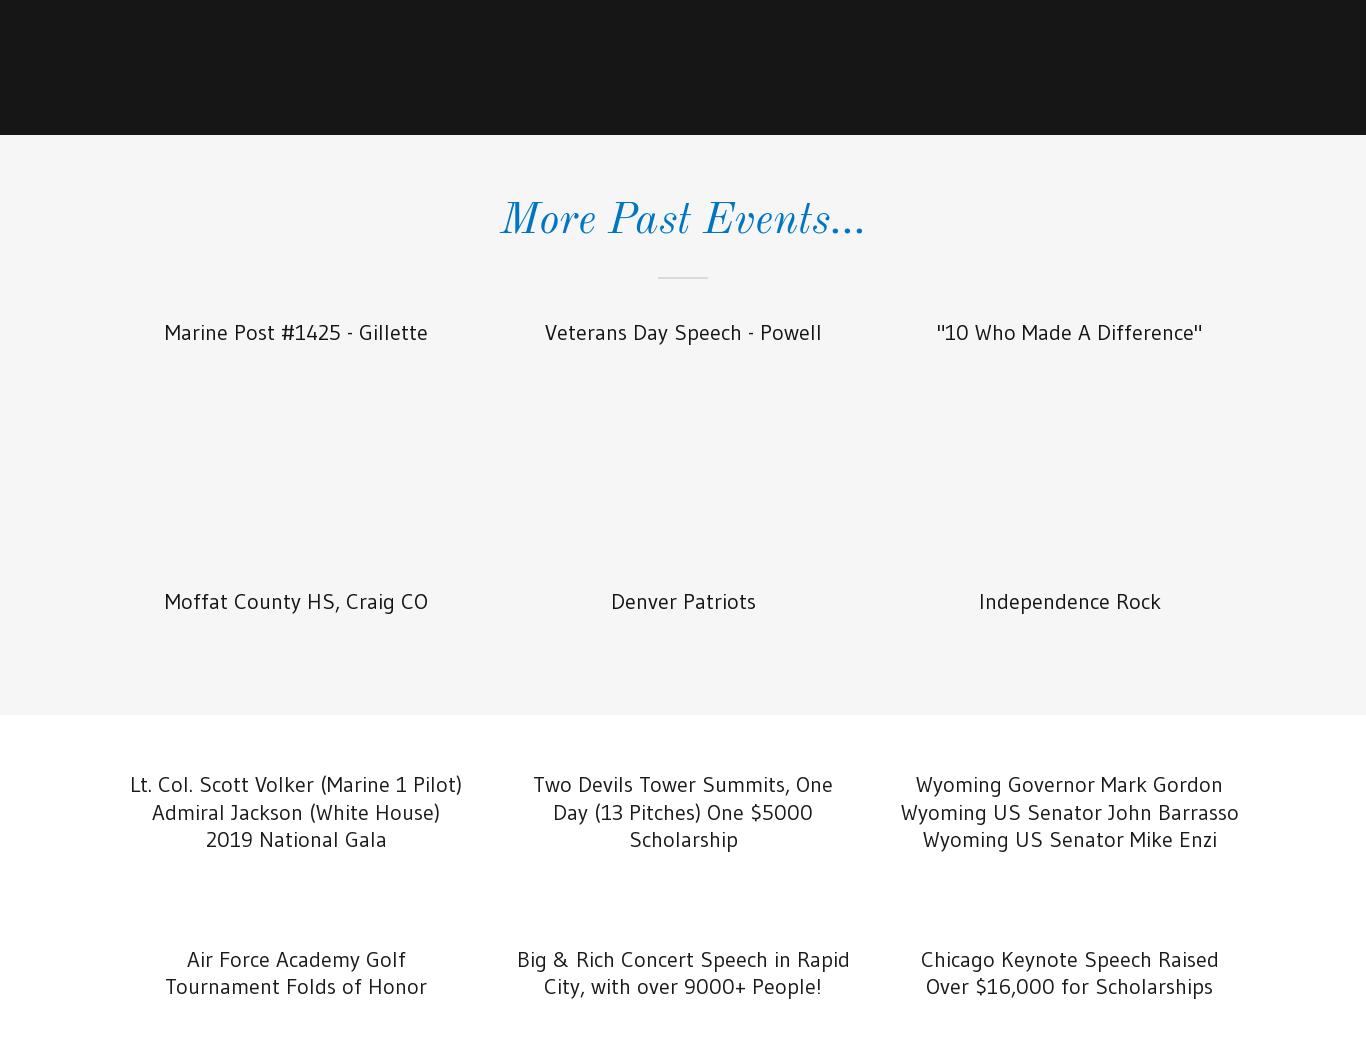  I want to click on 'Denver Patriots', so click(681, 599).